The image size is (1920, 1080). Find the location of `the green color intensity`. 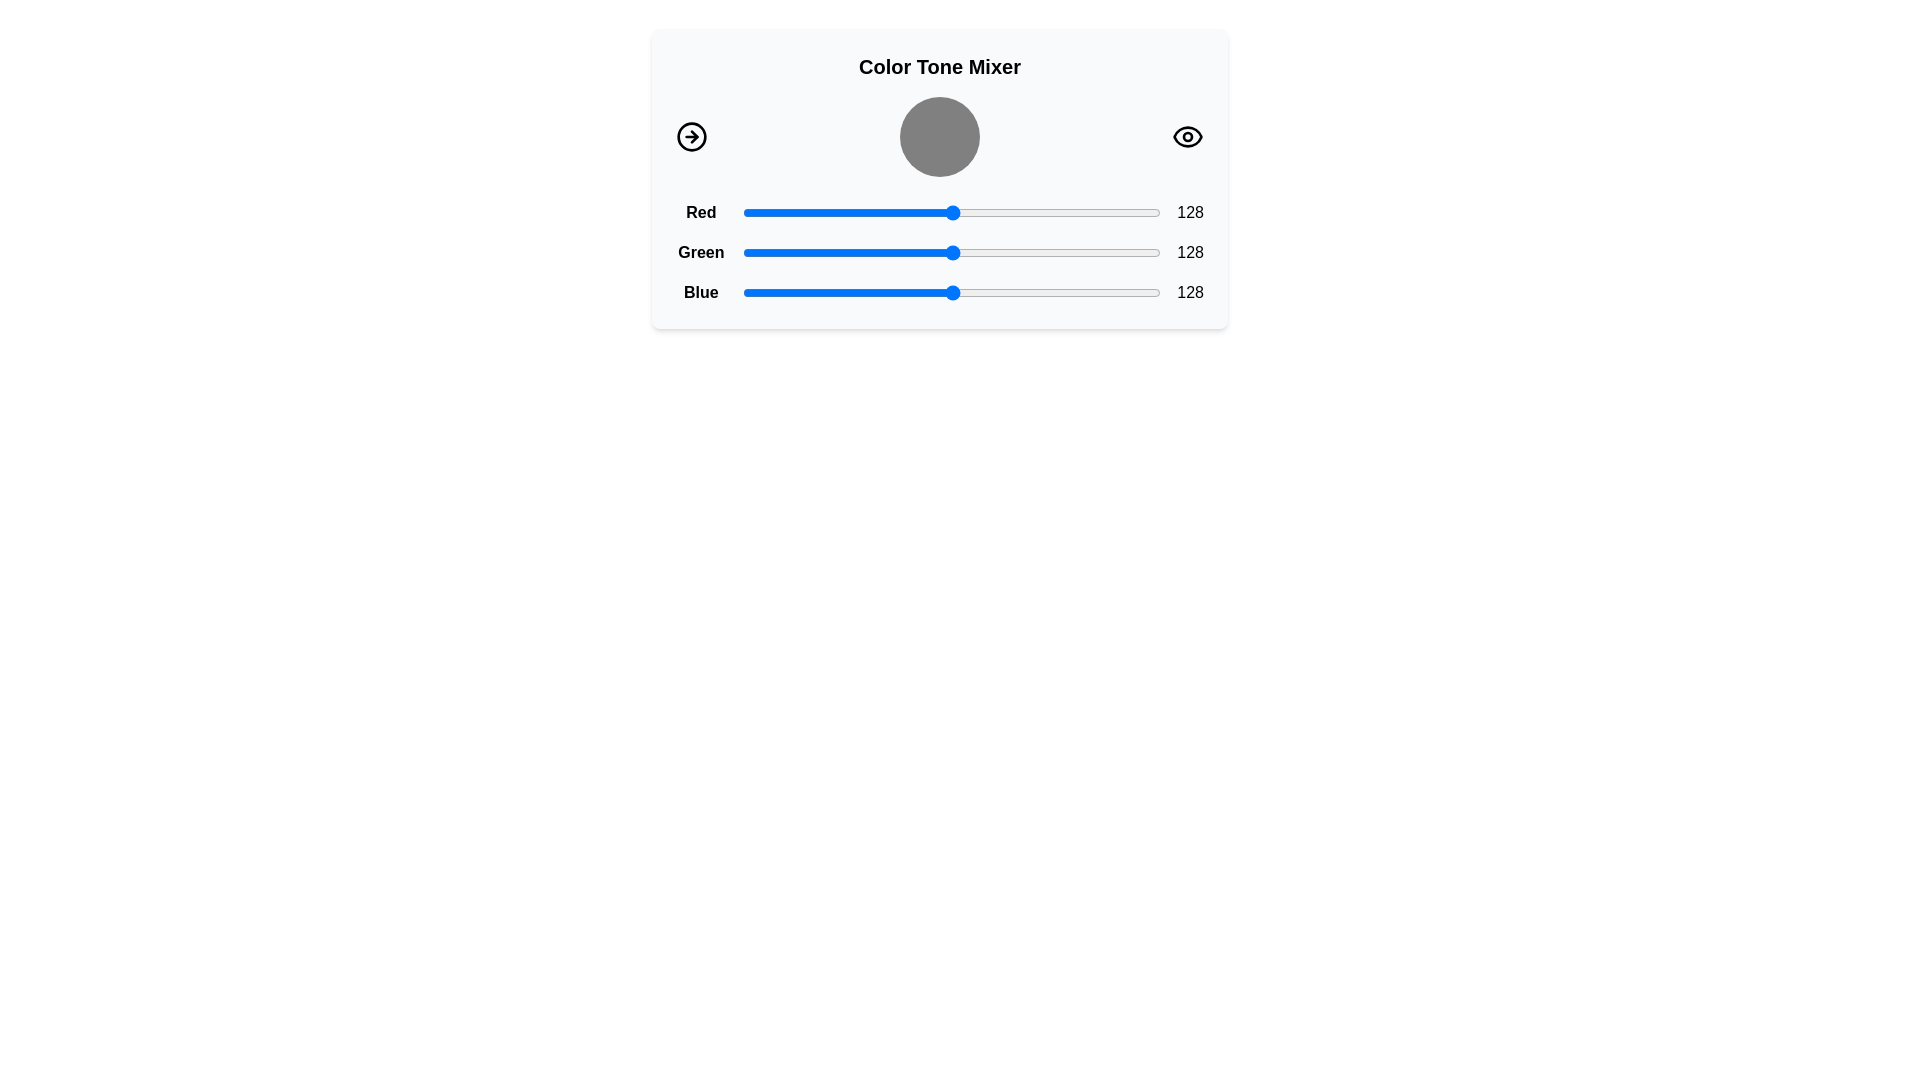

the green color intensity is located at coordinates (1029, 252).